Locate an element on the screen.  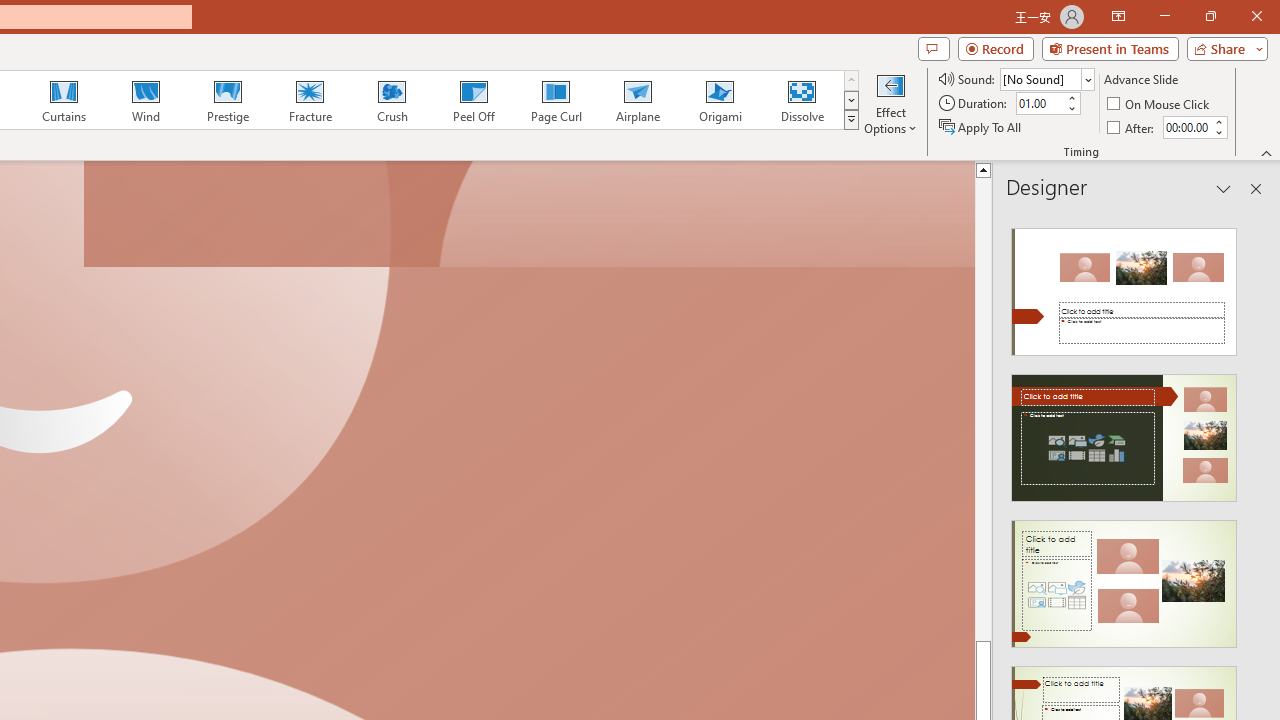
'Share' is located at coordinates (1222, 47).